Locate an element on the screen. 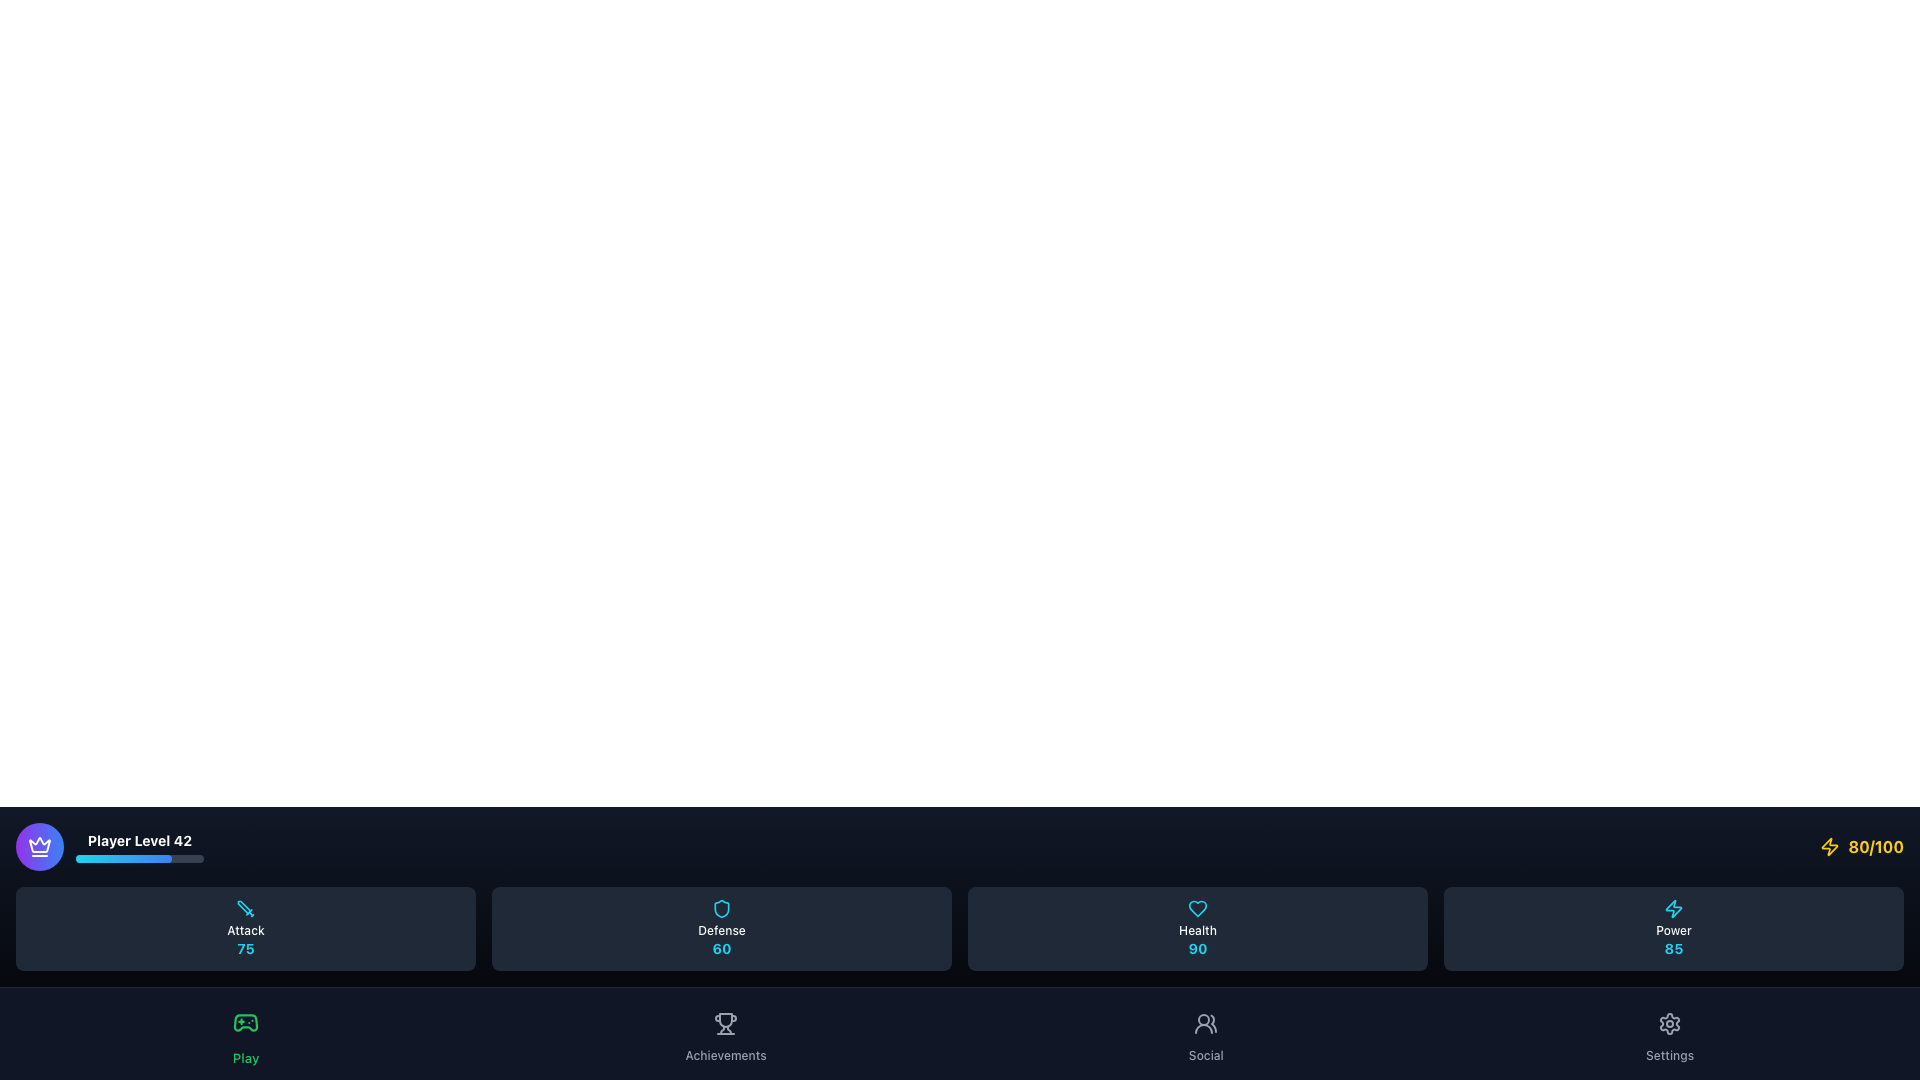  text label located at the rightmost side of the bottom navigation bar, which indicates social features or user interactions is located at coordinates (1205, 1055).